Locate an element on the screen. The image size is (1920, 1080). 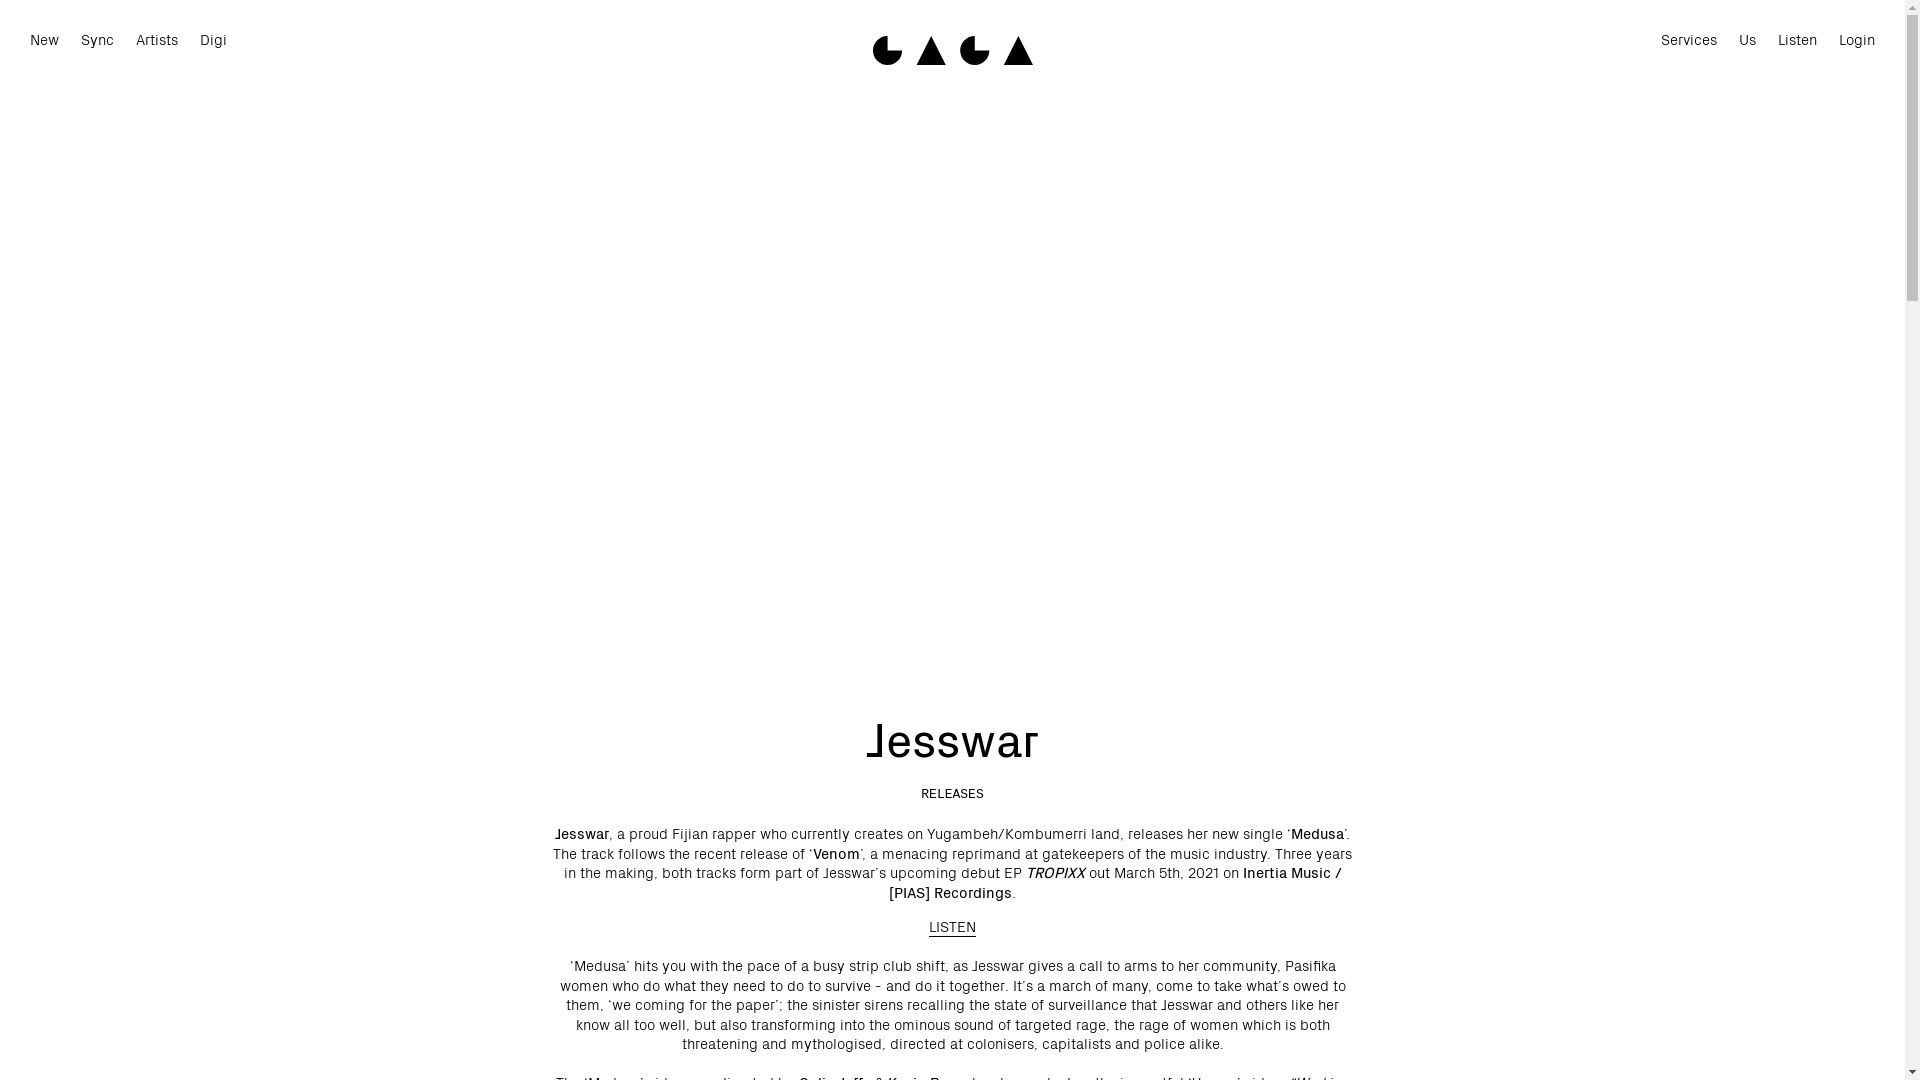
'Gaga' is located at coordinates (950, 49).